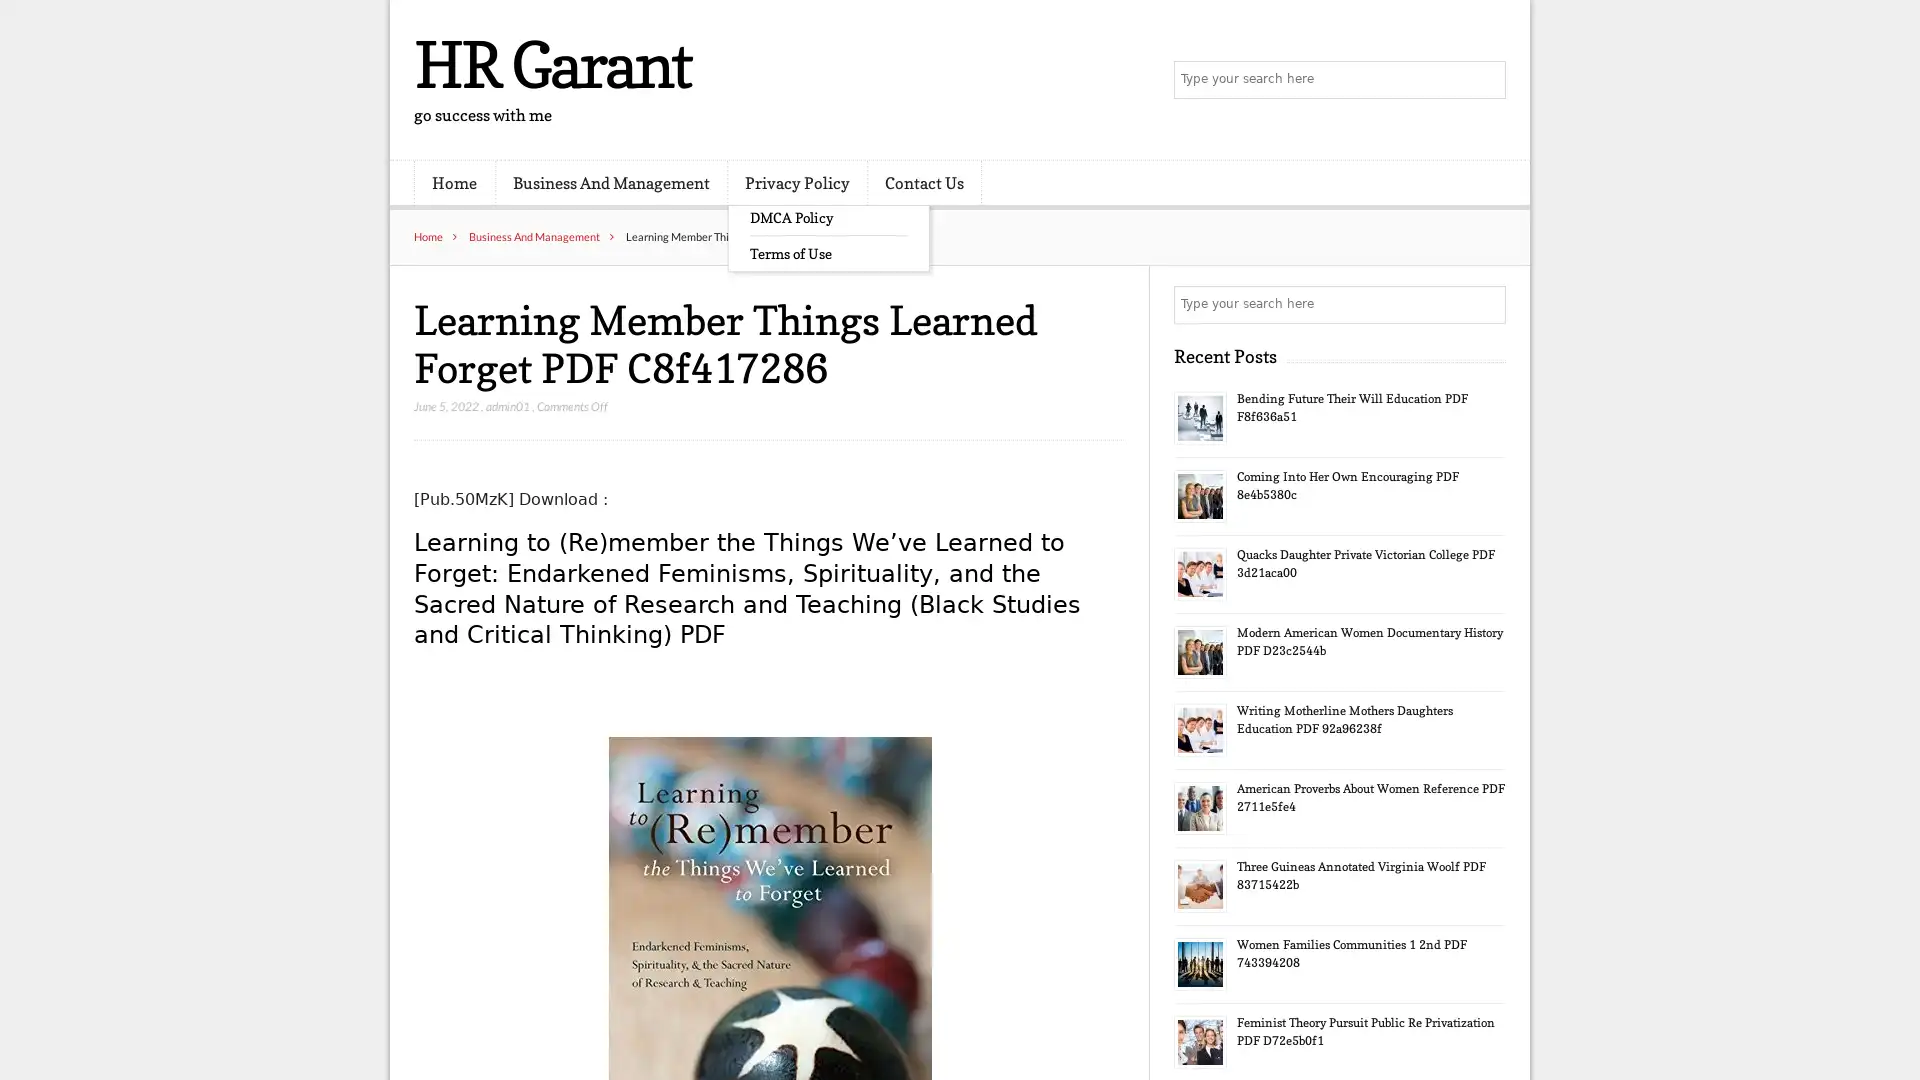  Describe the element at coordinates (1485, 80) in the screenshot. I see `Search` at that location.